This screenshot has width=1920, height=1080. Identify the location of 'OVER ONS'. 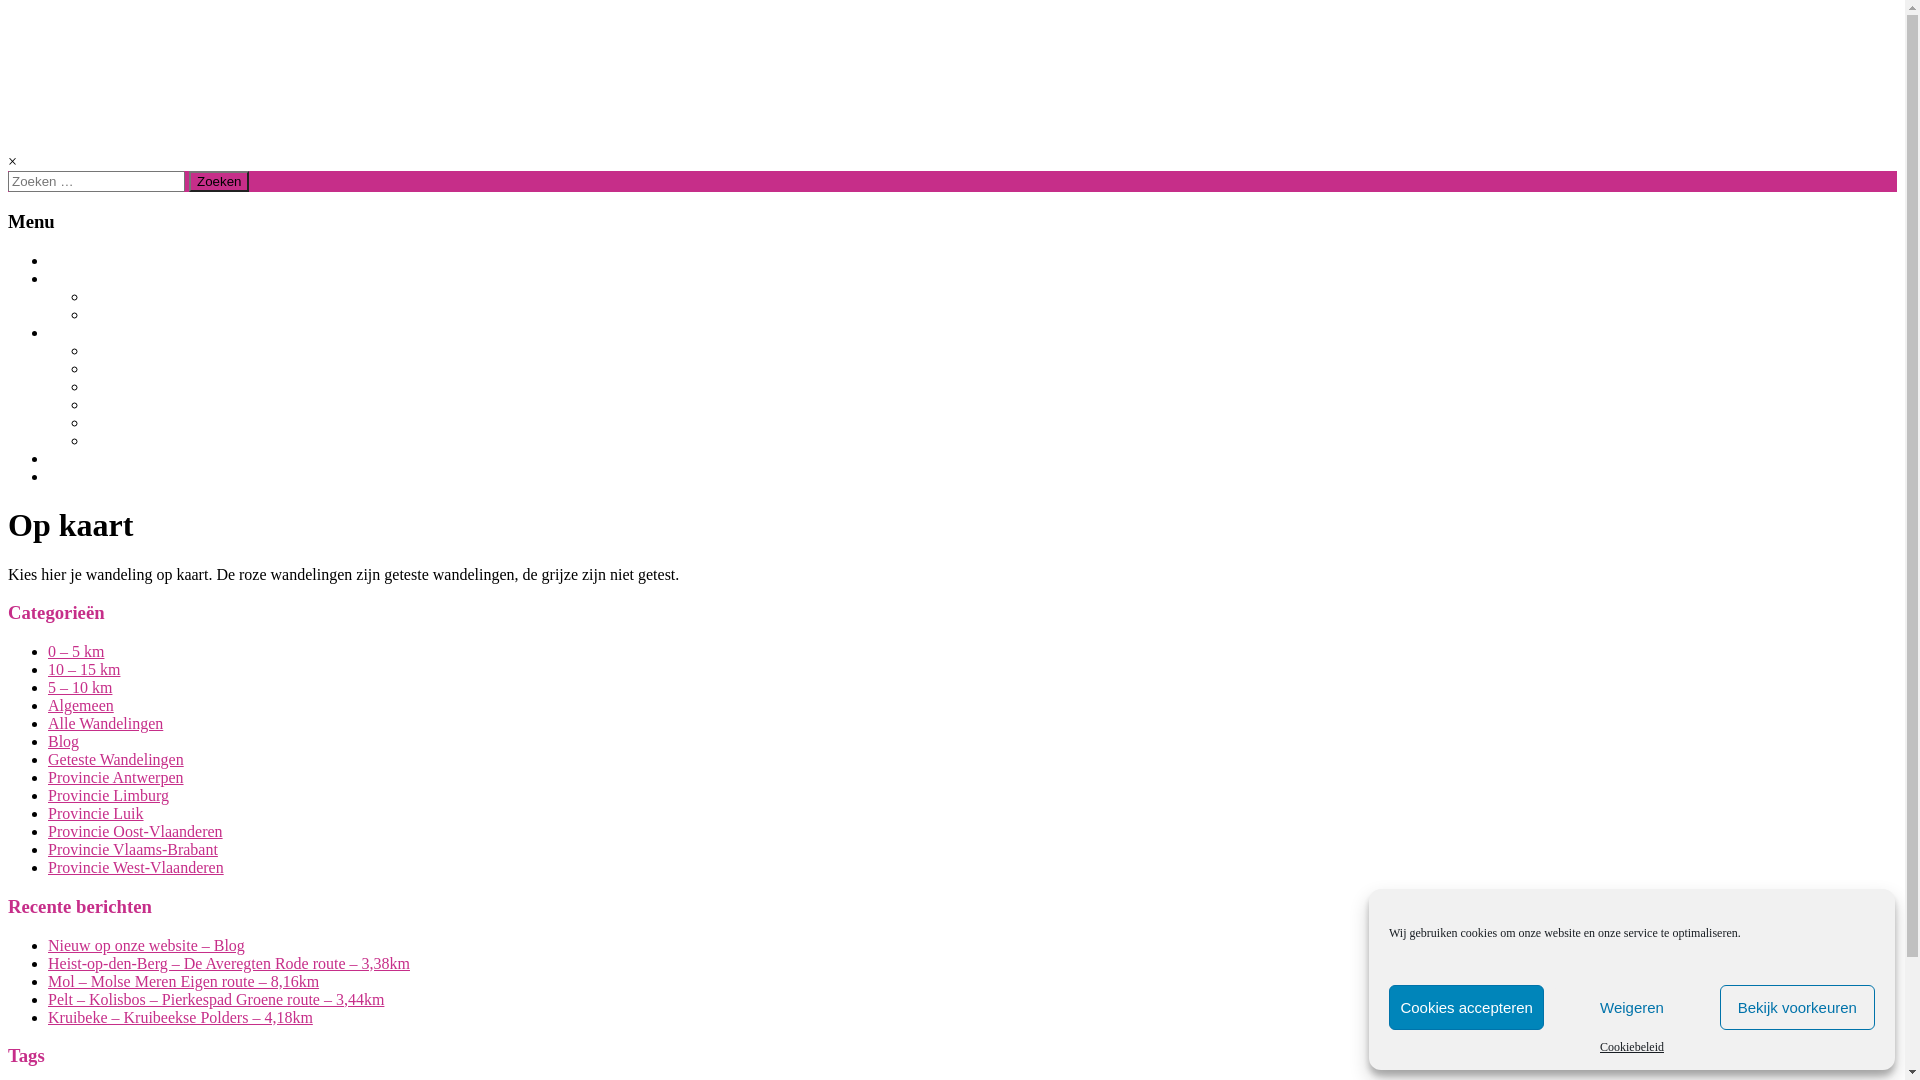
(82, 459).